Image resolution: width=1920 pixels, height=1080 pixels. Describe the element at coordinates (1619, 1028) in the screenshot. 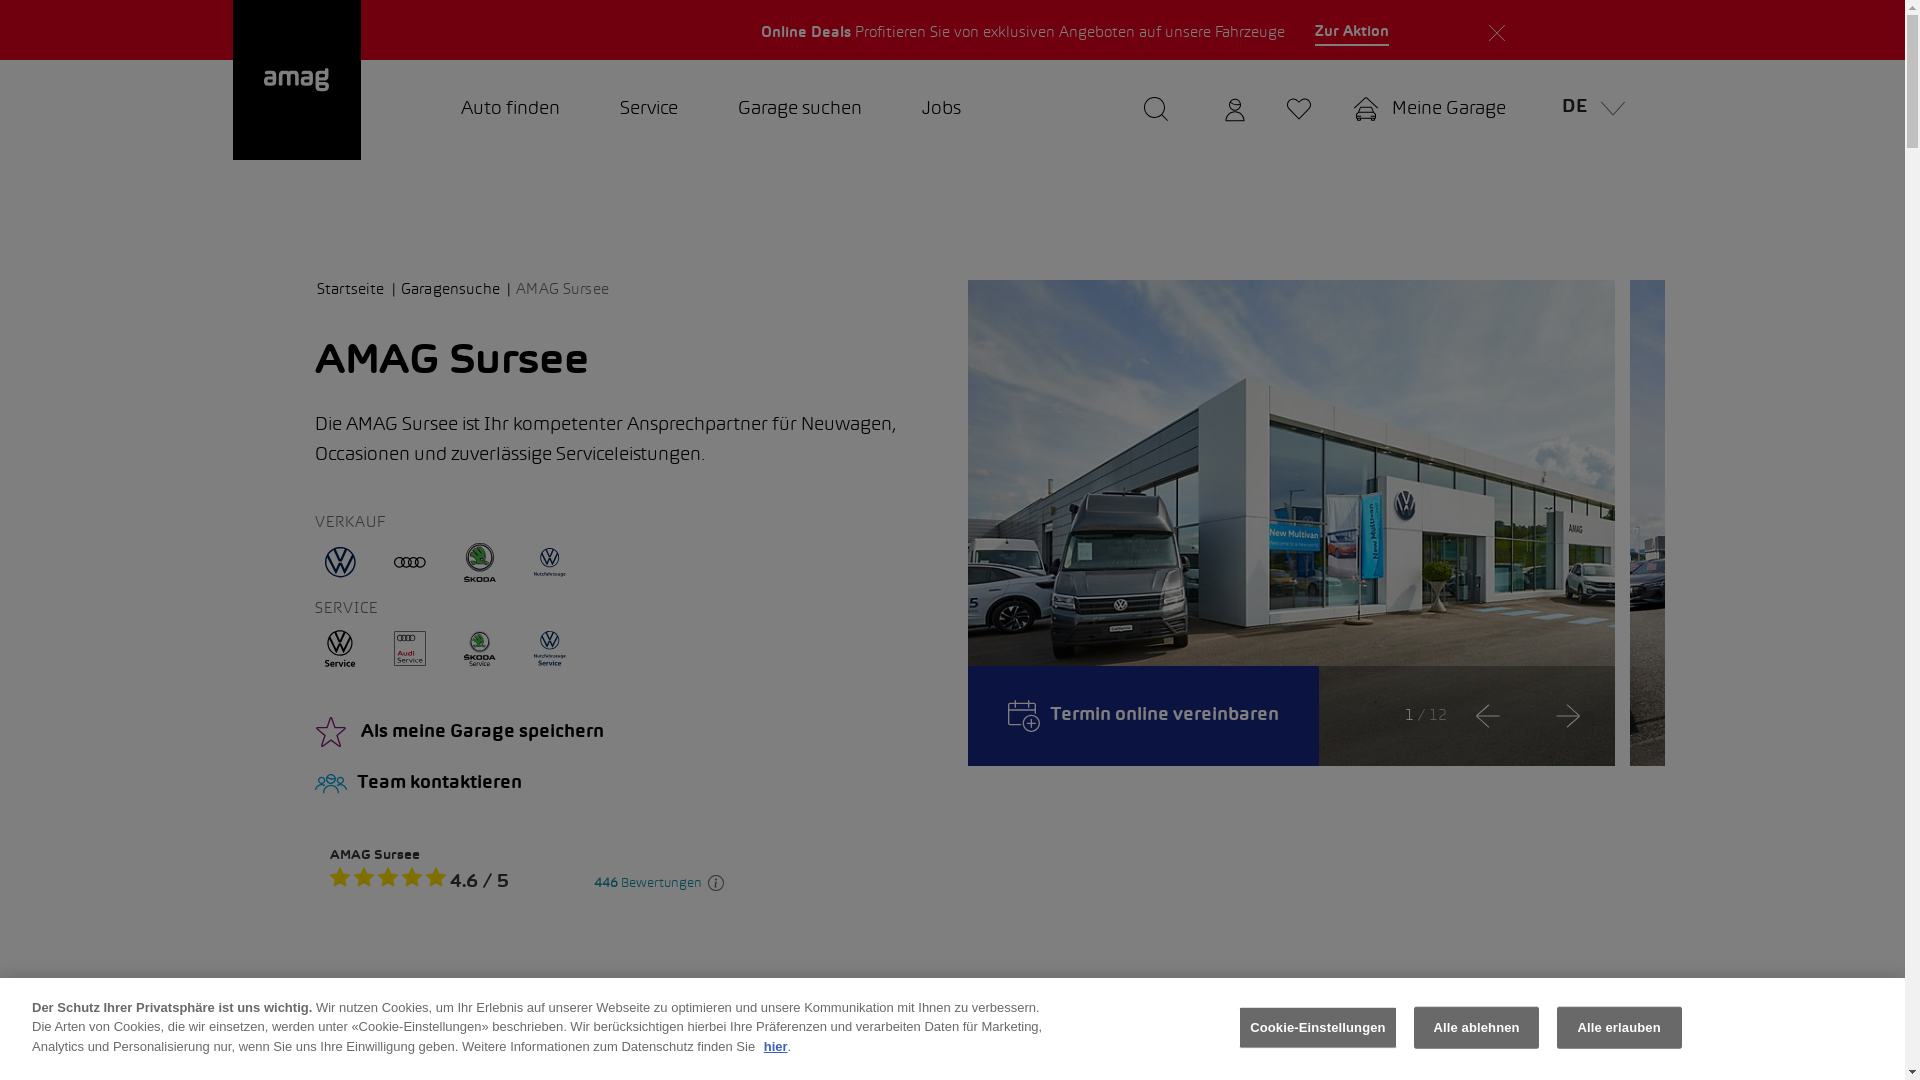

I see `'Alle erlauben'` at that location.